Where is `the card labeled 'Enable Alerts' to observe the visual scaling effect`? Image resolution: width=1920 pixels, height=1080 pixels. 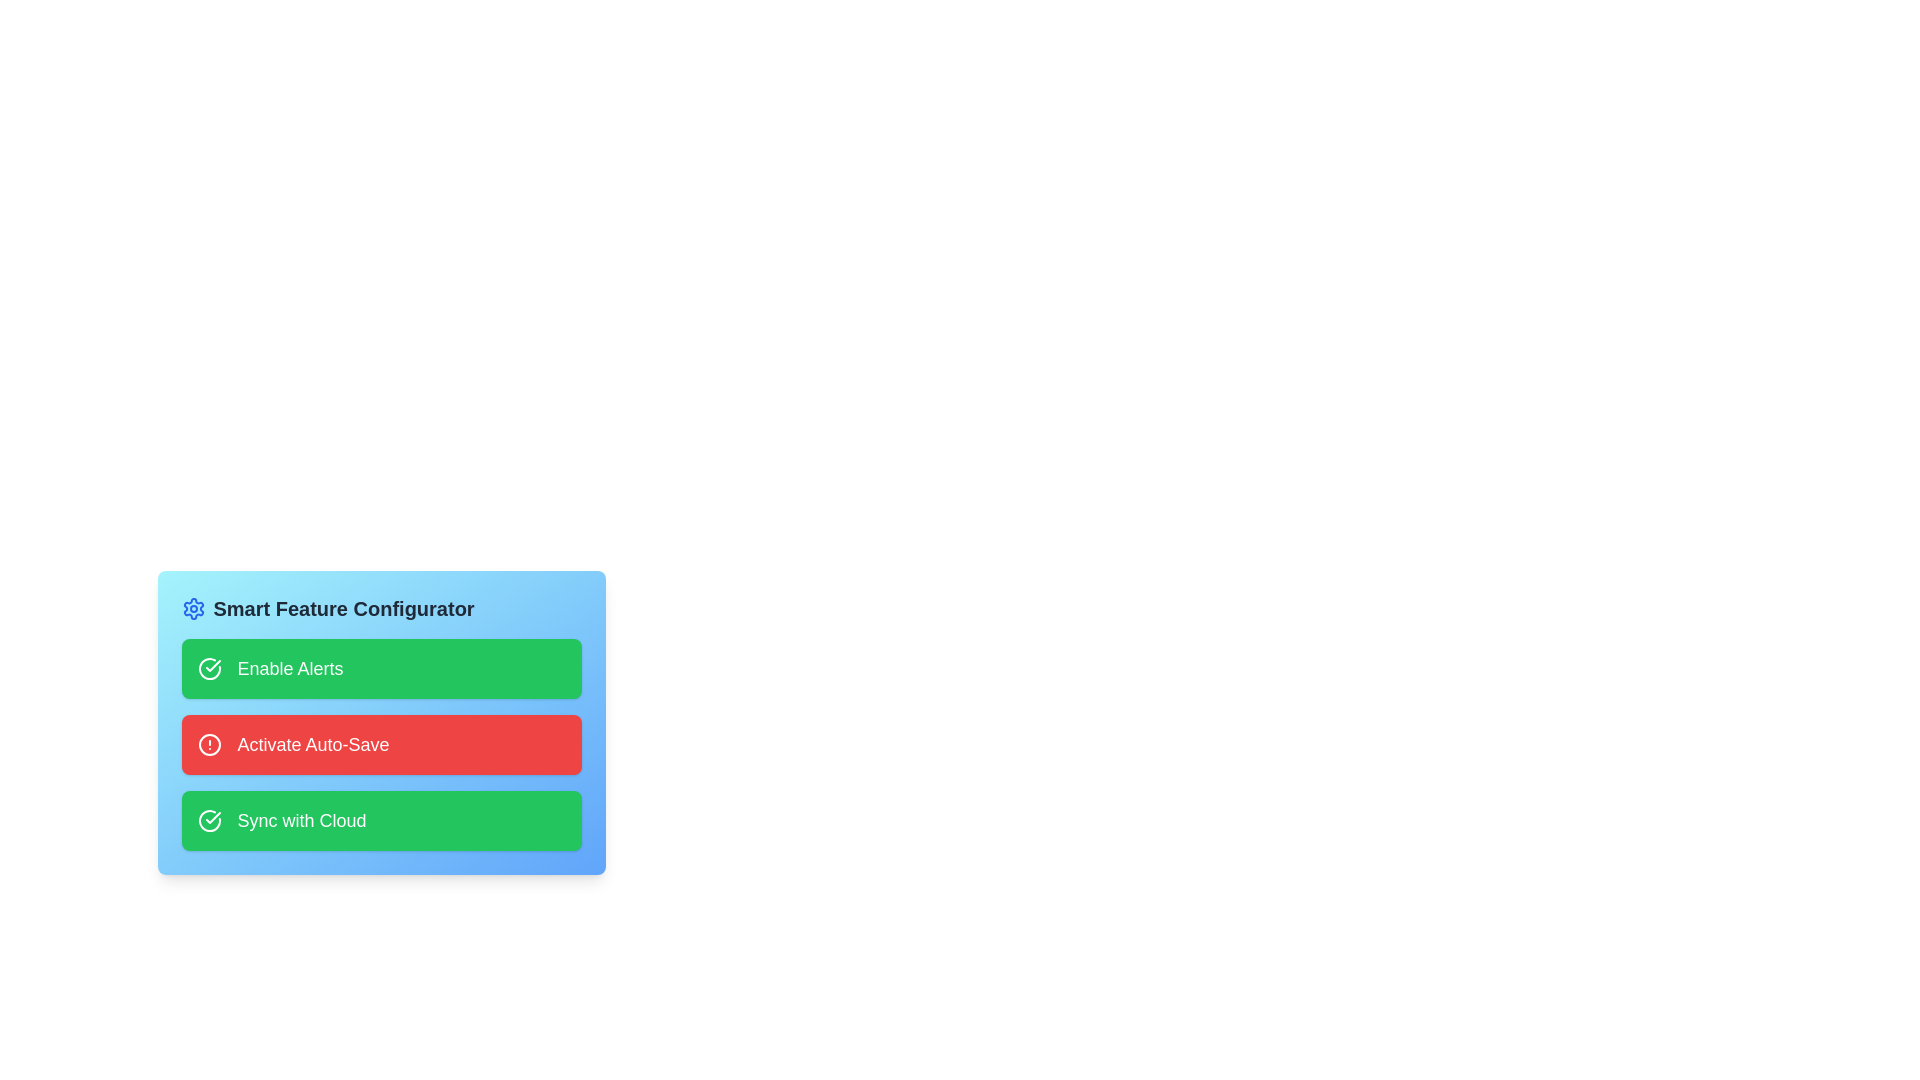
the card labeled 'Enable Alerts' to observe the visual scaling effect is located at coordinates (381, 668).